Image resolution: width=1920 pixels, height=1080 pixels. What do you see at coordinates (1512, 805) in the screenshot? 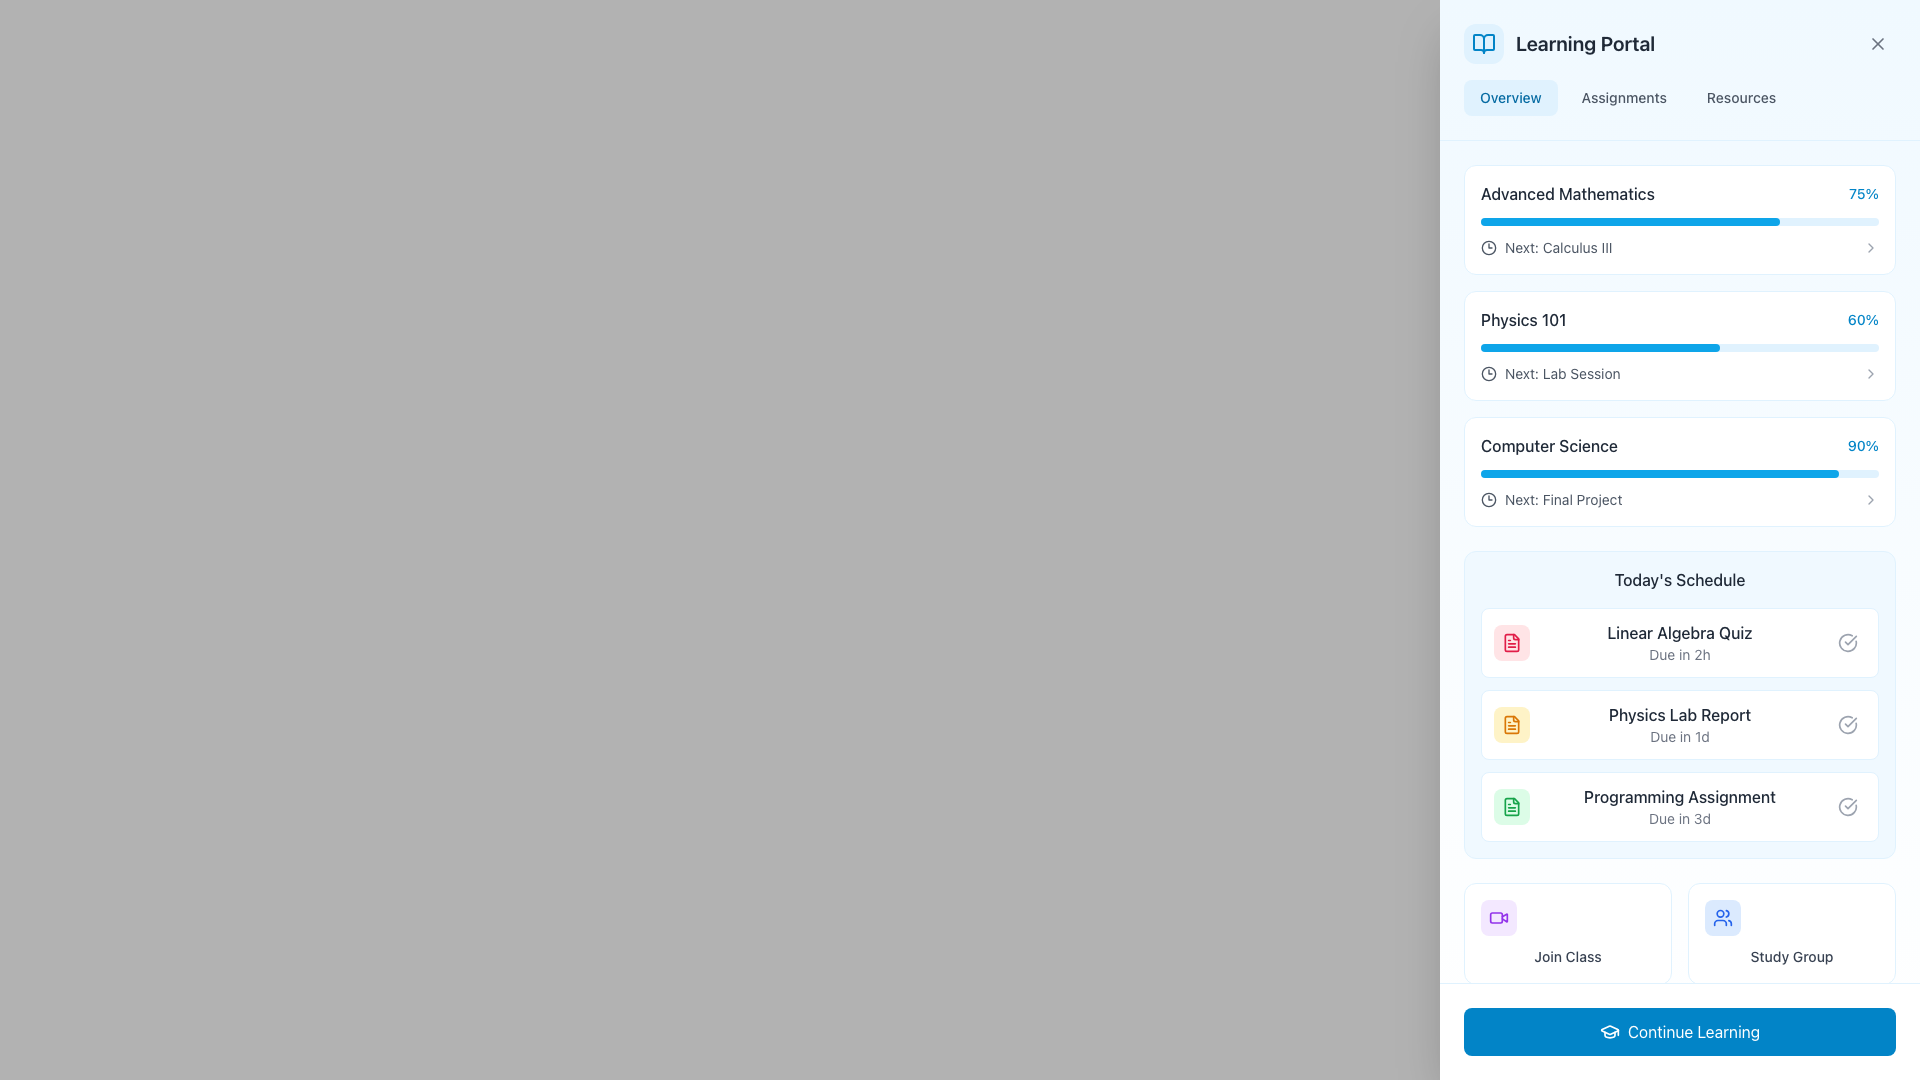
I see `the icon representing a document or file related to an assignment located in the right panel under 'Programming Assignment' in 'Today's Schedule'` at bounding box center [1512, 805].